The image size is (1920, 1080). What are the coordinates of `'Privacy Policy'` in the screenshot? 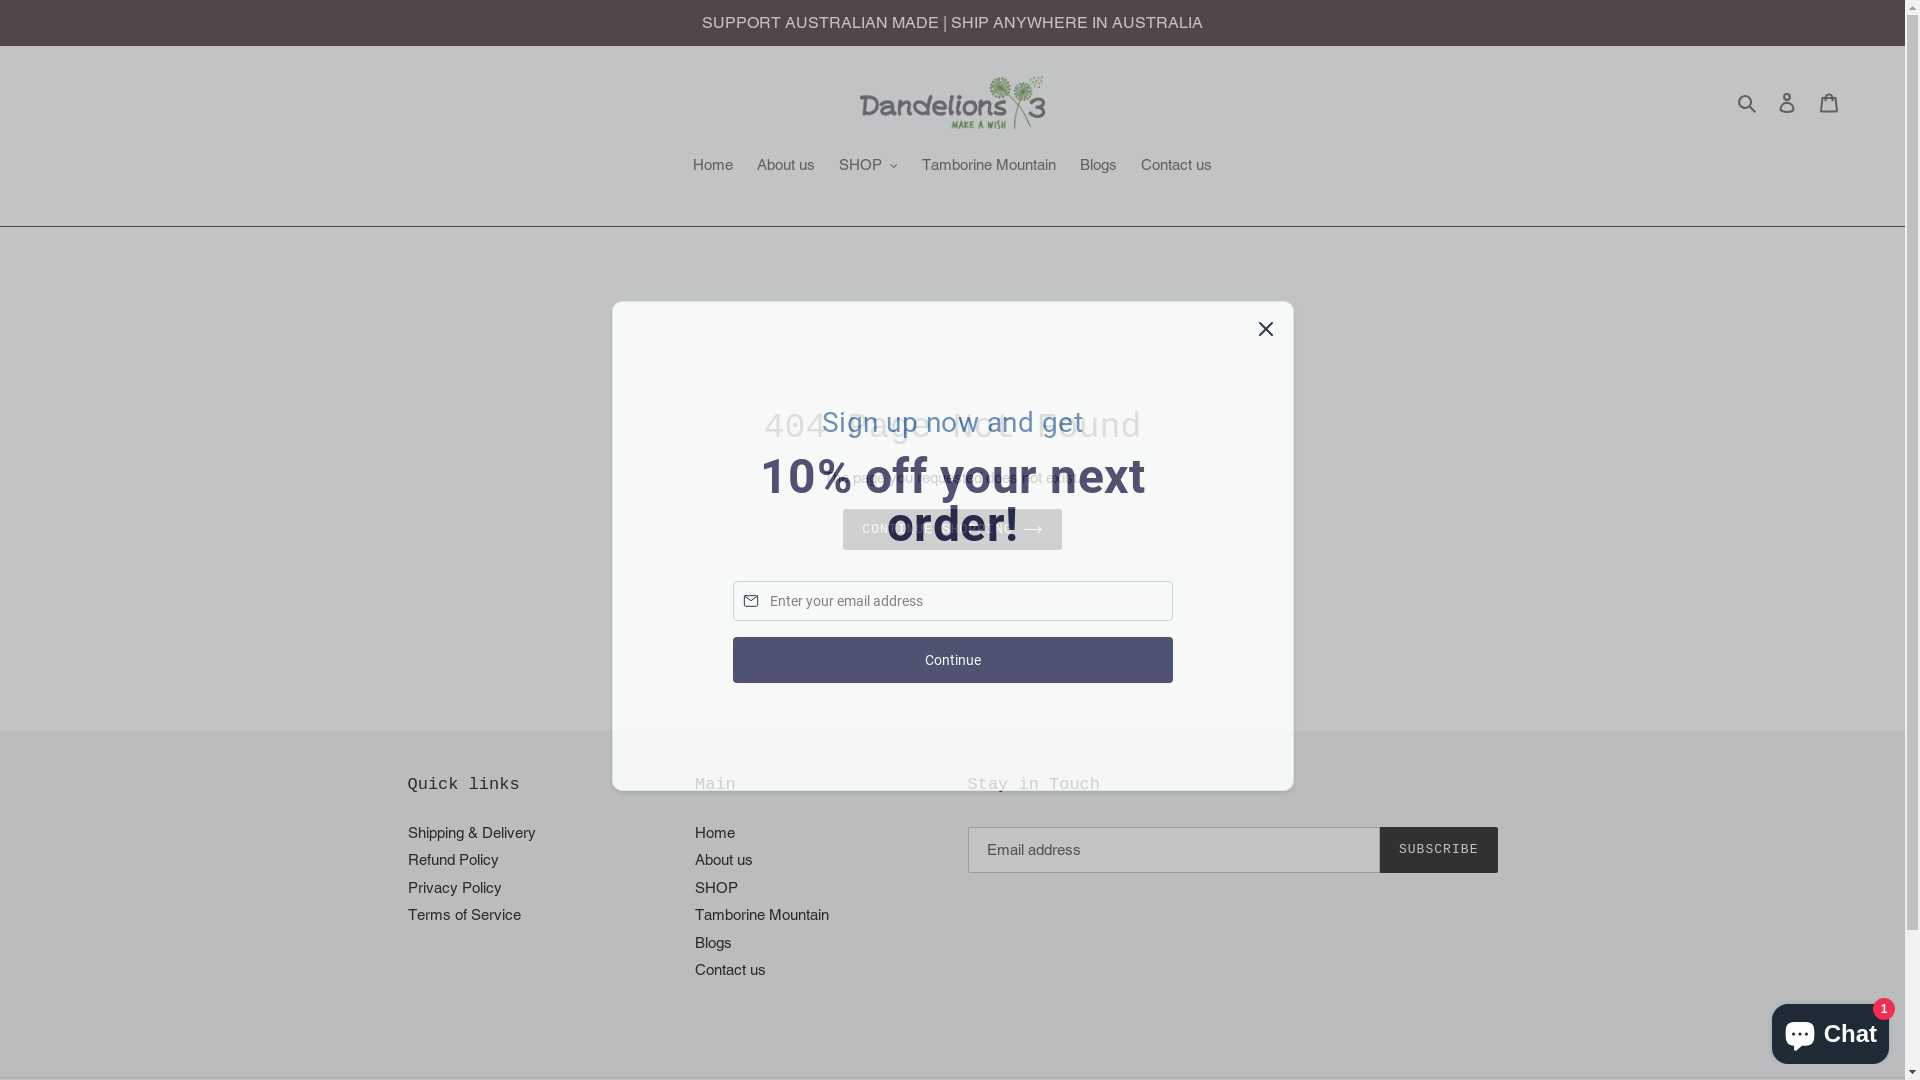 It's located at (454, 886).